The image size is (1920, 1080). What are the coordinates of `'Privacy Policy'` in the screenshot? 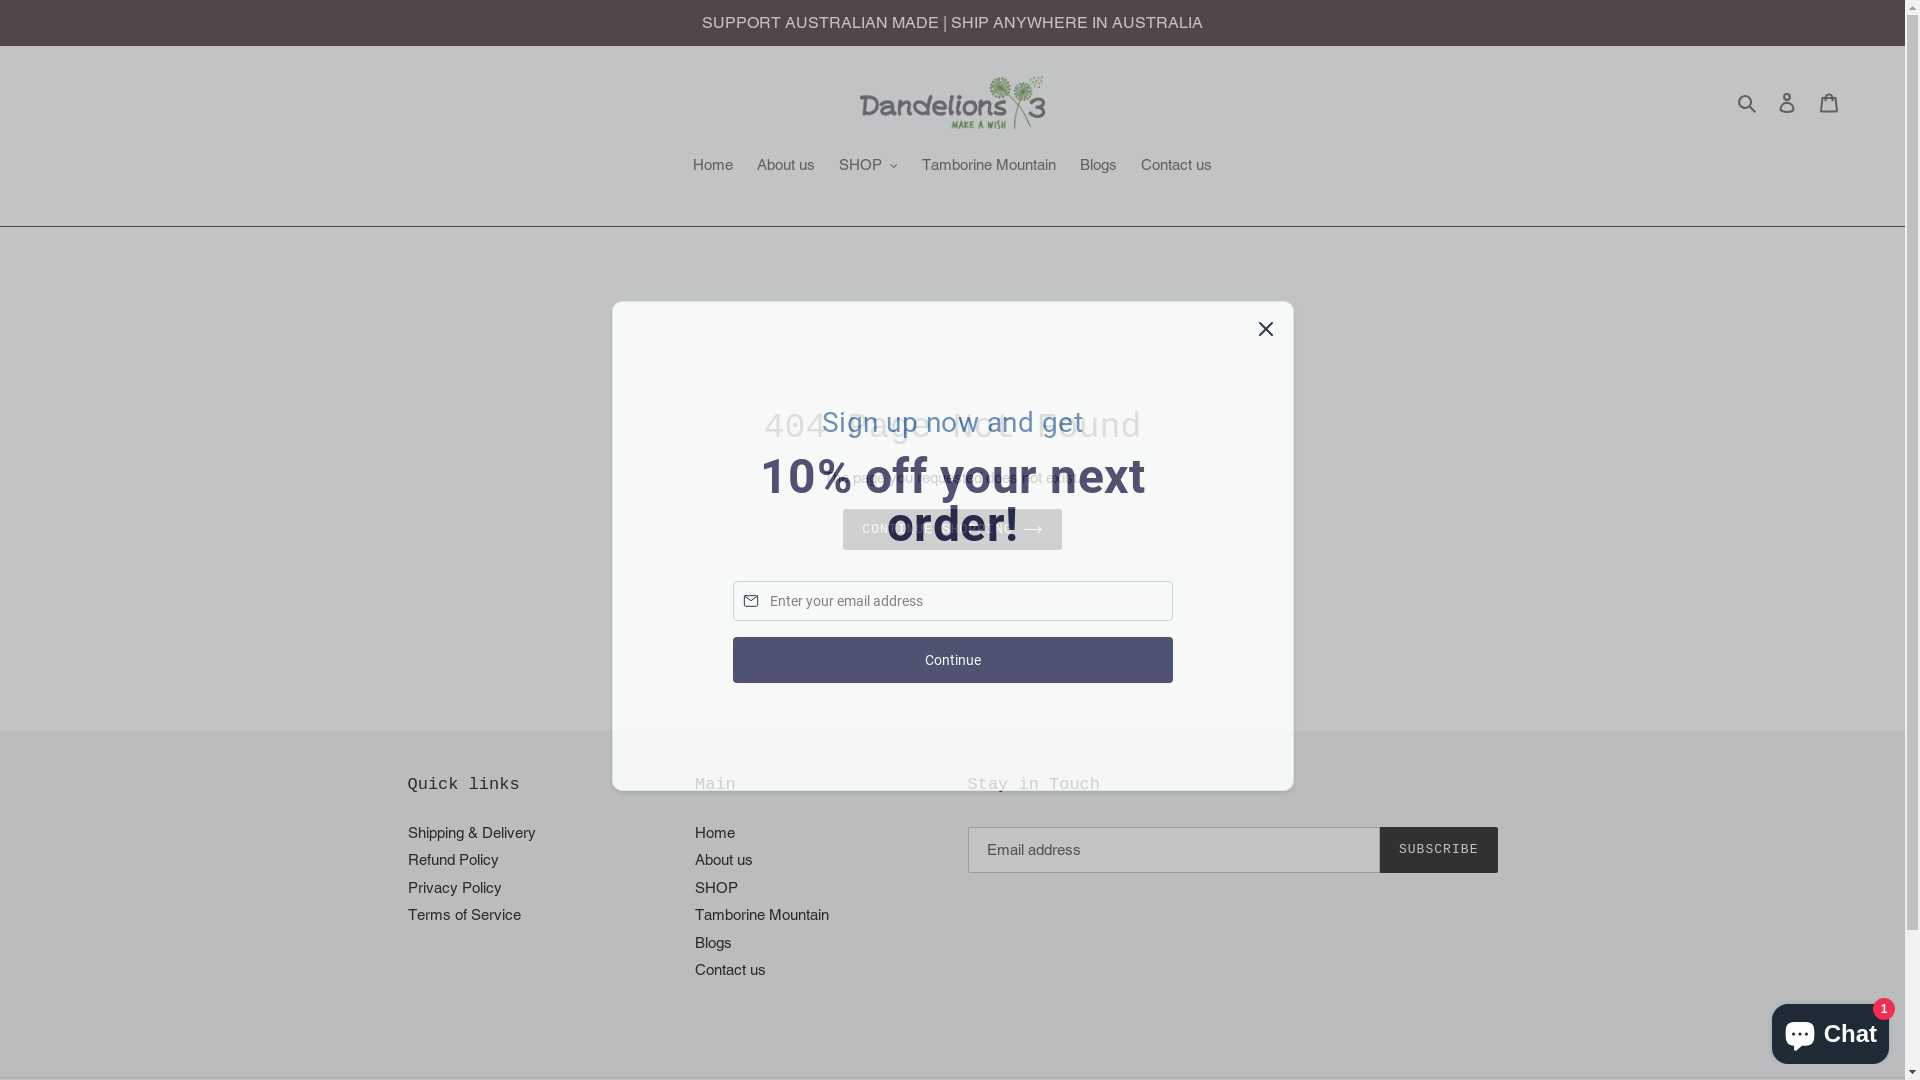 It's located at (454, 886).